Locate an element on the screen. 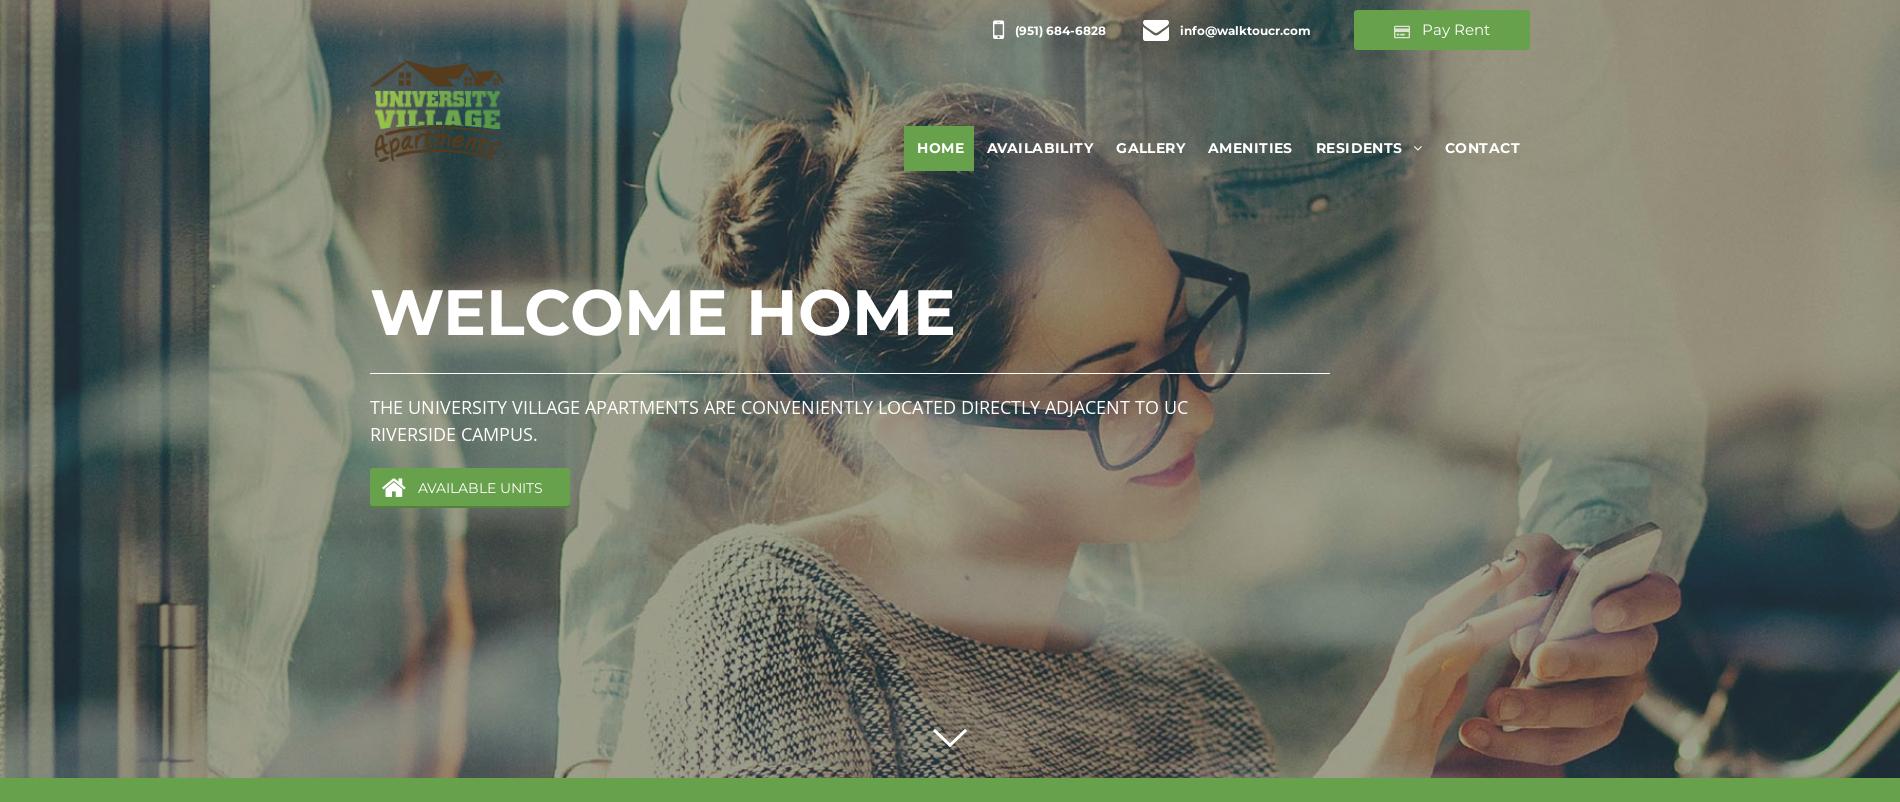 The image size is (1900, 802). 'CONTACT' is located at coordinates (1444, 146).